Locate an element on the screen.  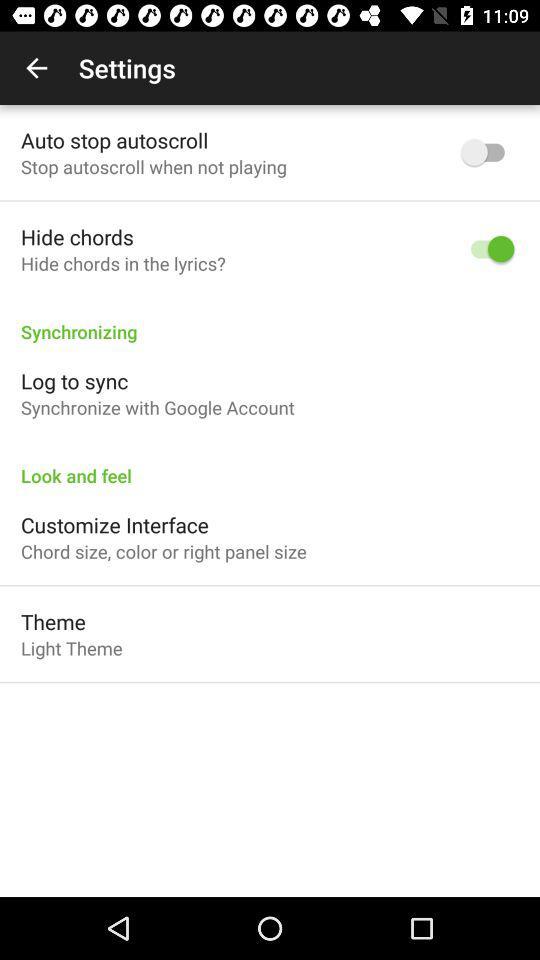
look and feel item is located at coordinates (270, 465).